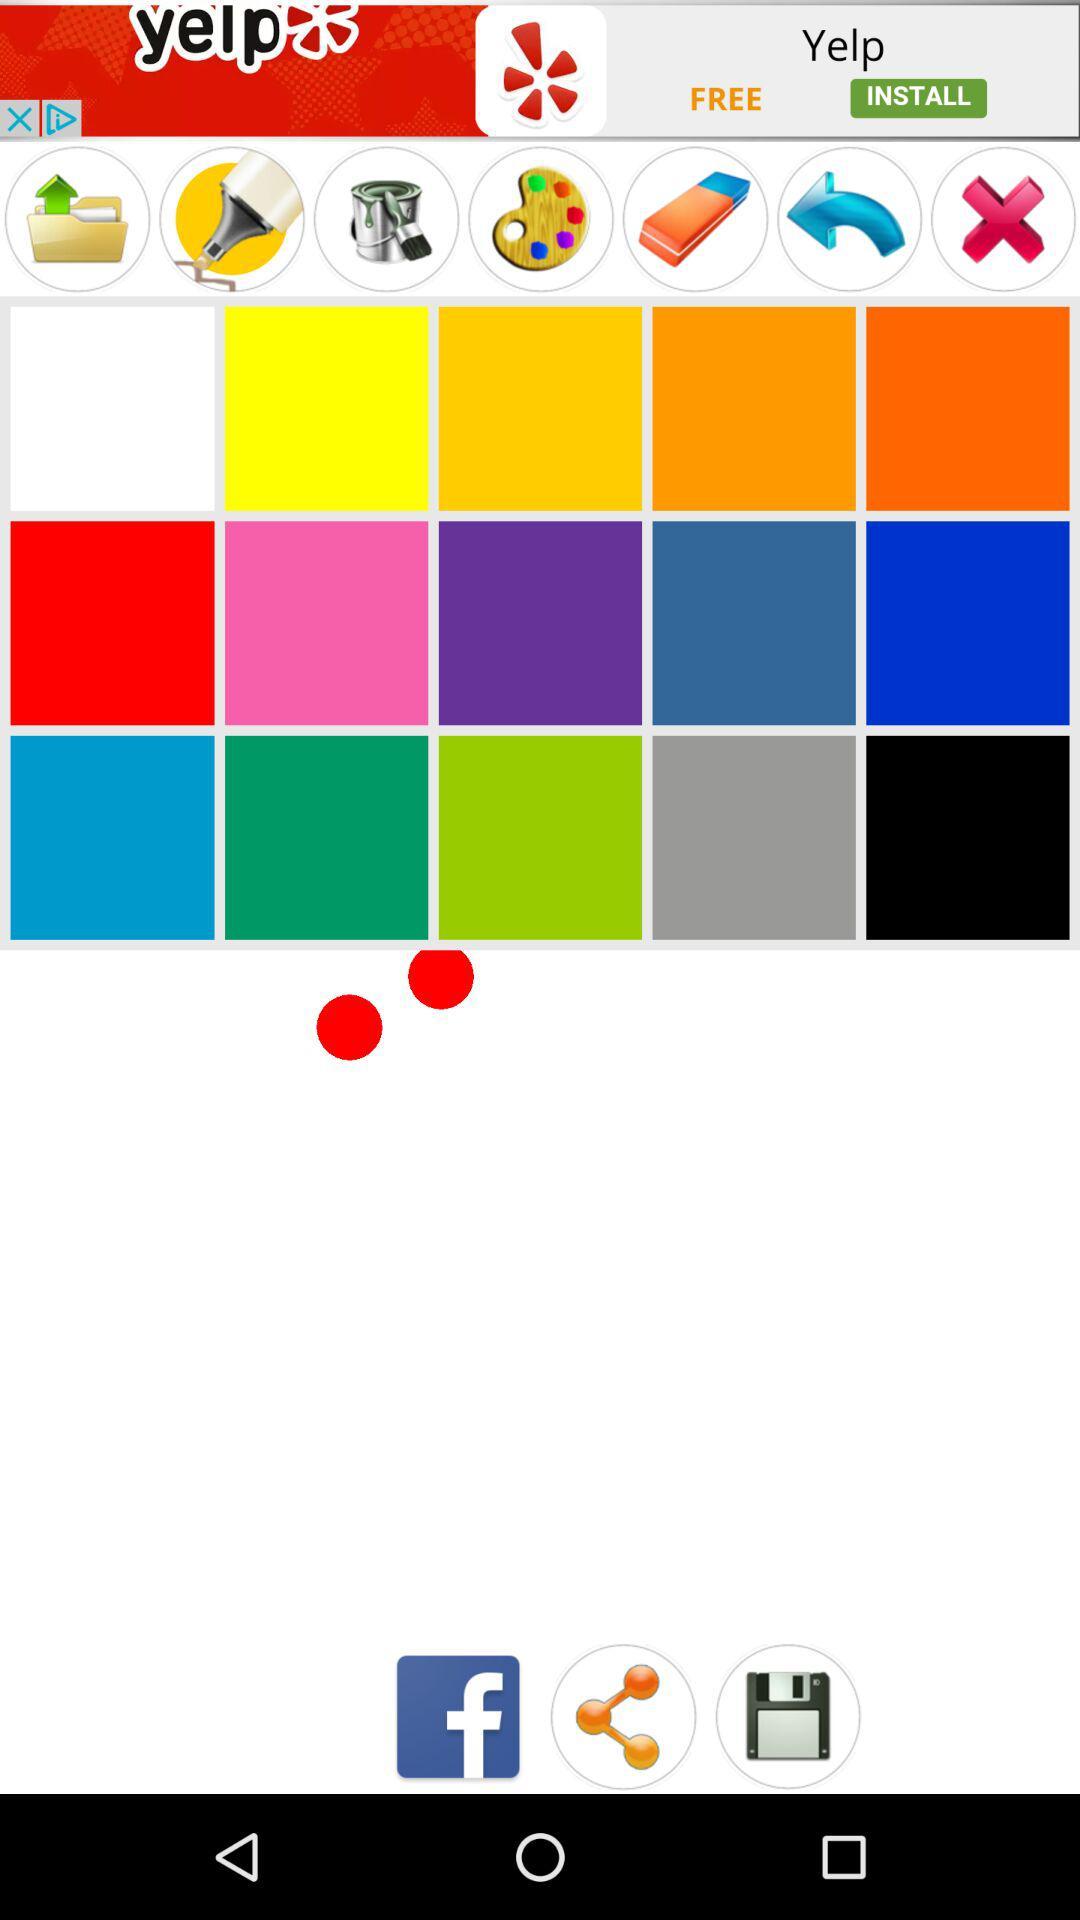 Image resolution: width=1080 pixels, height=1920 pixels. What do you see at coordinates (754, 837) in the screenshot?
I see `grey` at bounding box center [754, 837].